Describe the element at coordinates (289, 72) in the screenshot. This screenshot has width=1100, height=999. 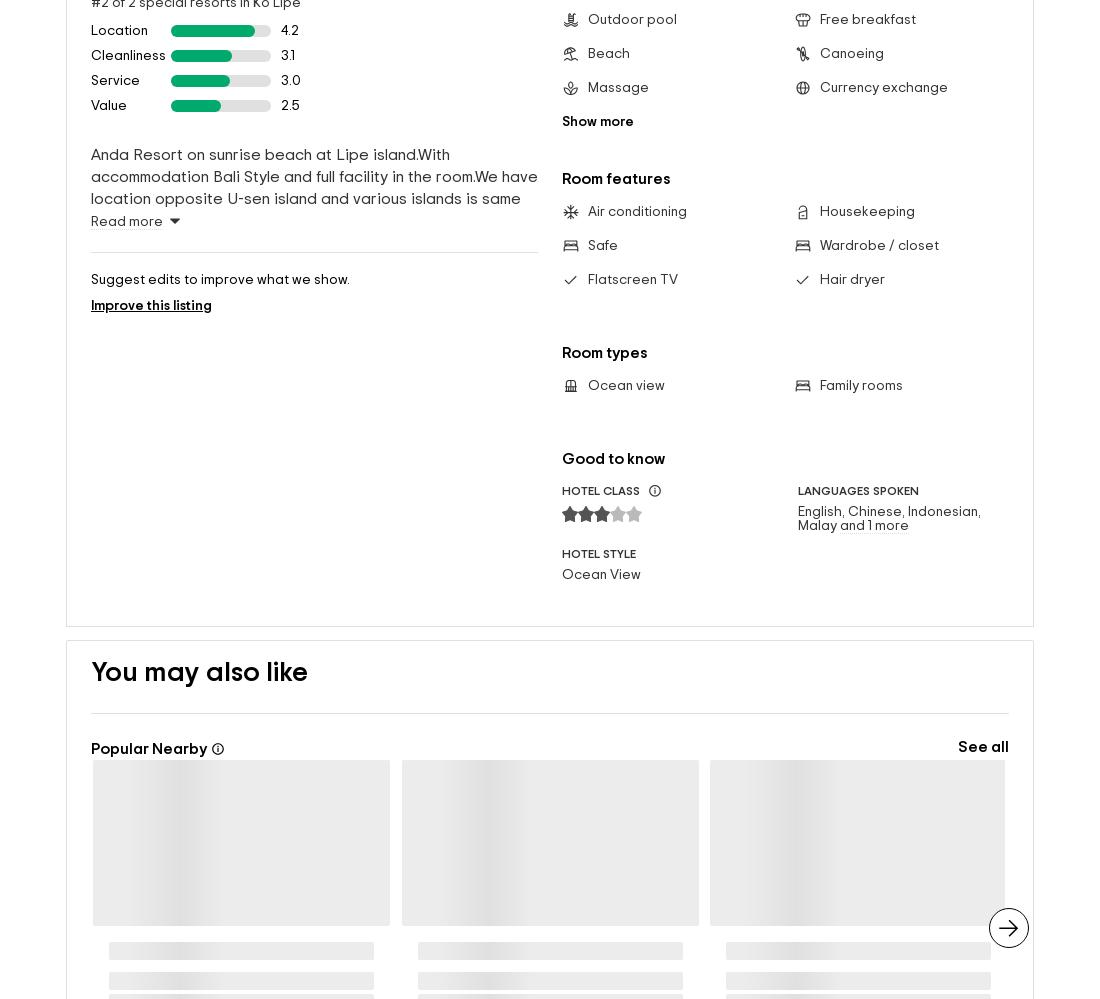
I see `'2.5'` at that location.